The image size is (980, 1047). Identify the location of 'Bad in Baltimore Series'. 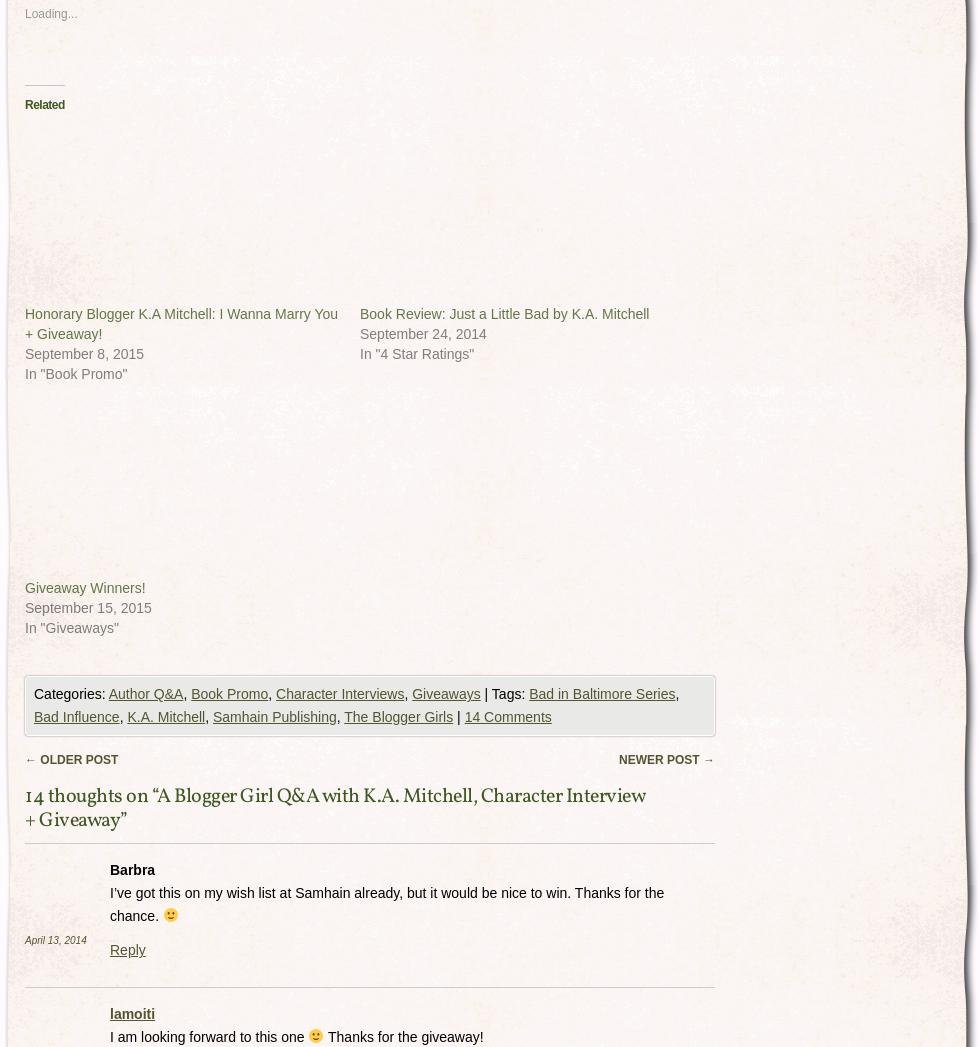
(602, 692).